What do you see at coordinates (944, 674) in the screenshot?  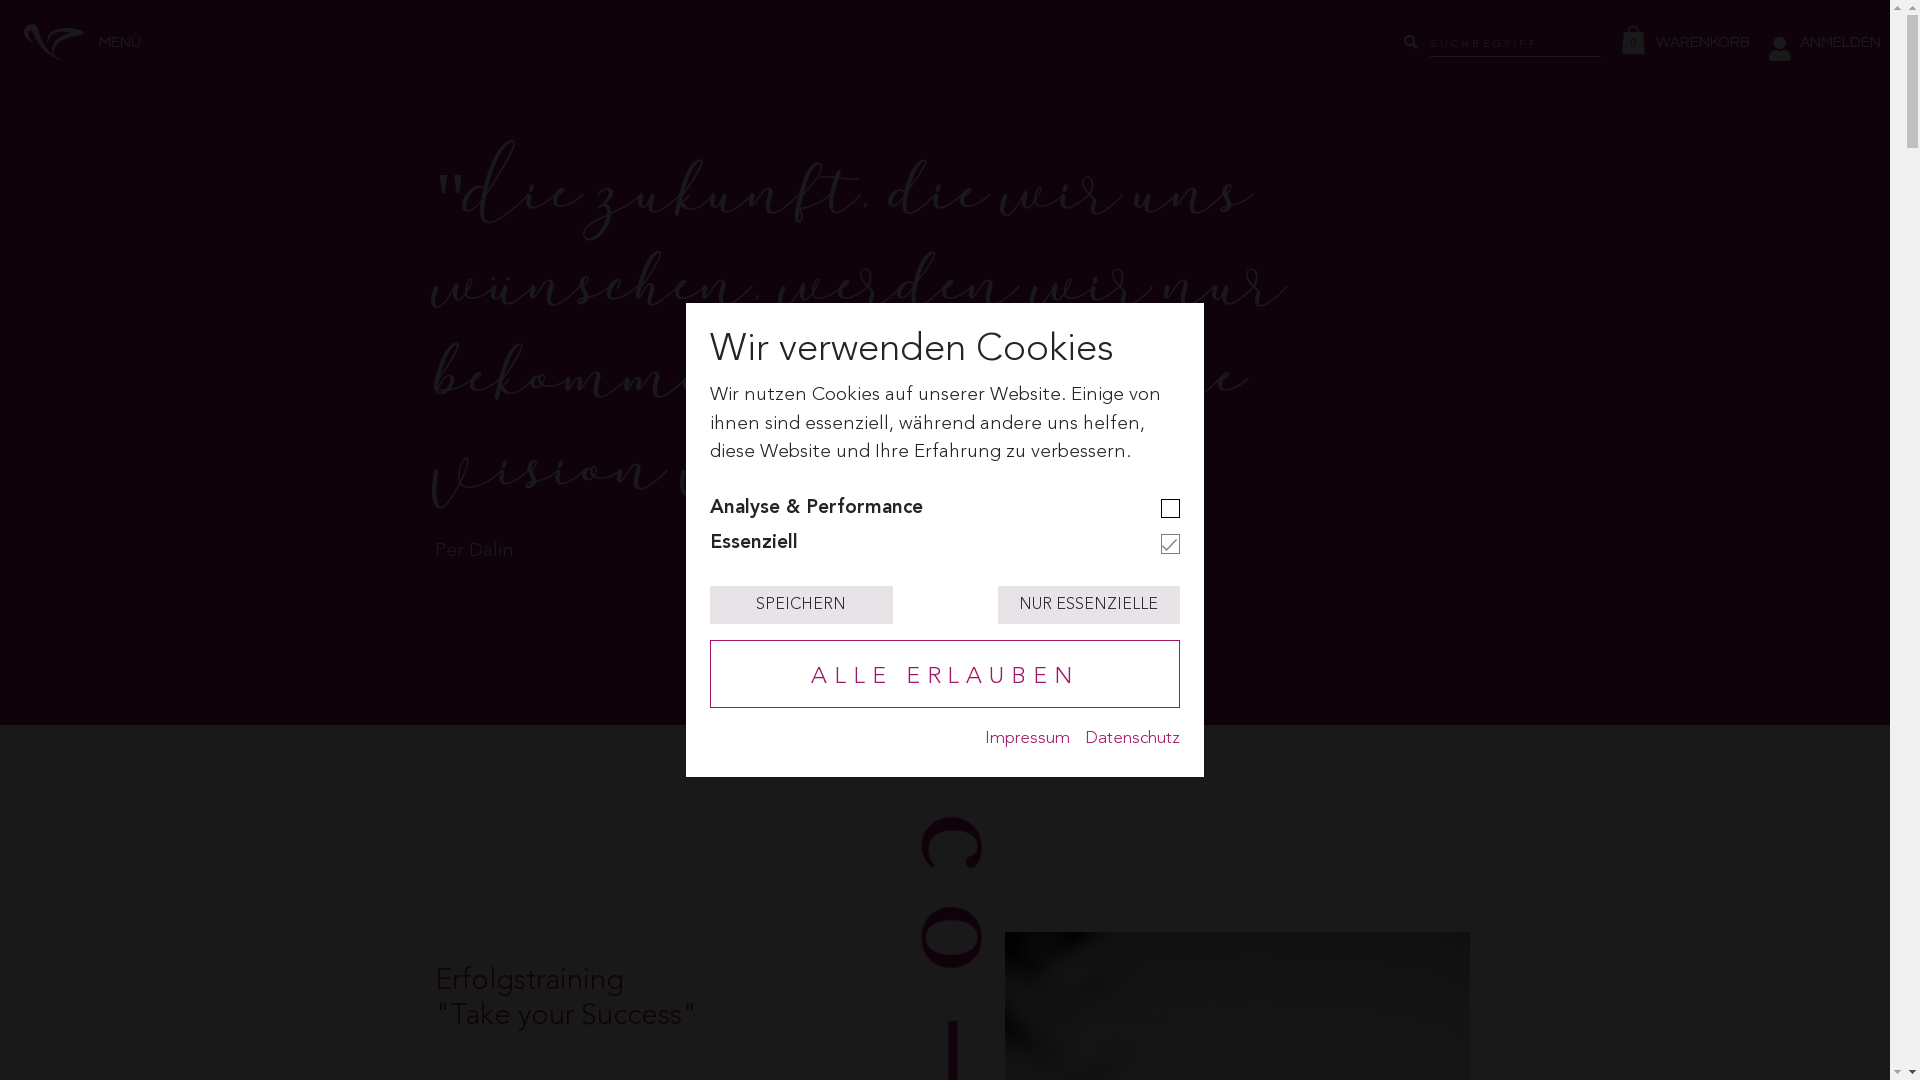 I see `'ALLE ERLAUBEN'` at bounding box center [944, 674].